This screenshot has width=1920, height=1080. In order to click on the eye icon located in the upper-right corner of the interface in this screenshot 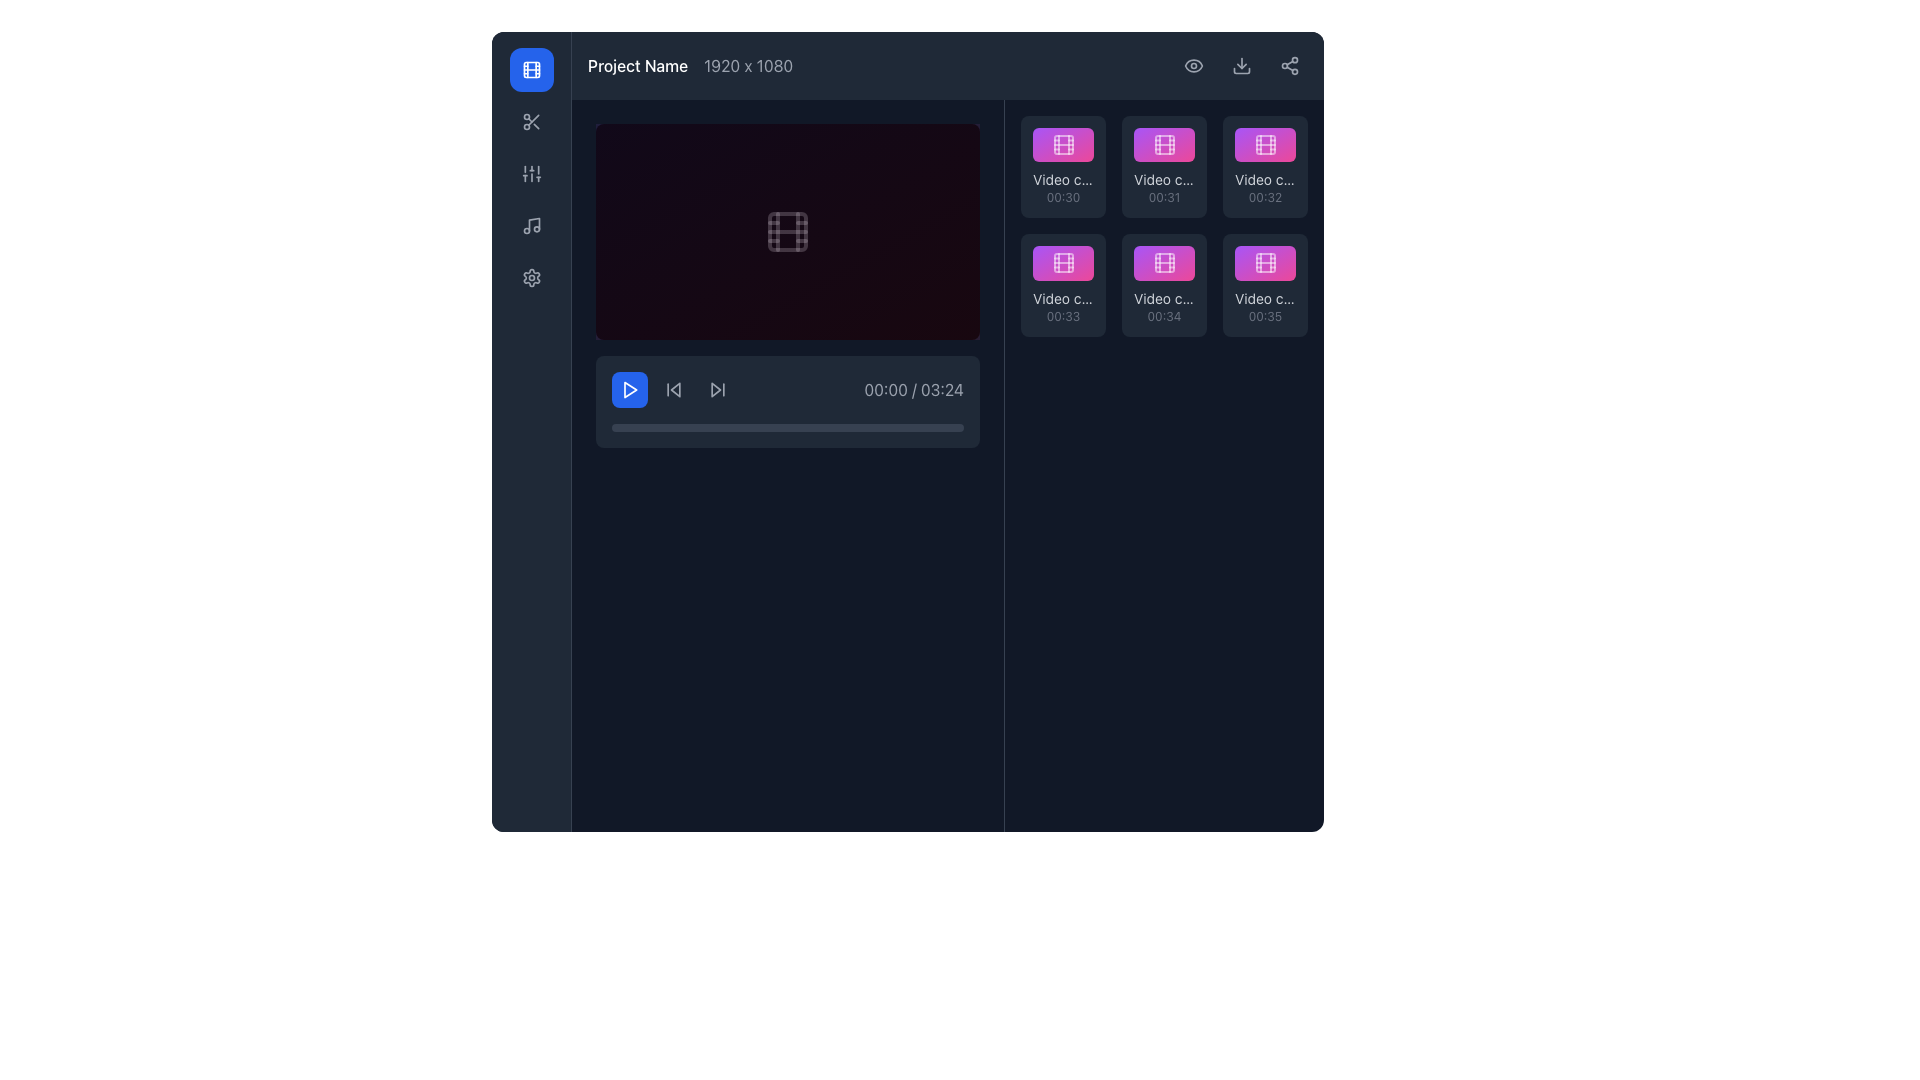, I will do `click(1194, 64)`.